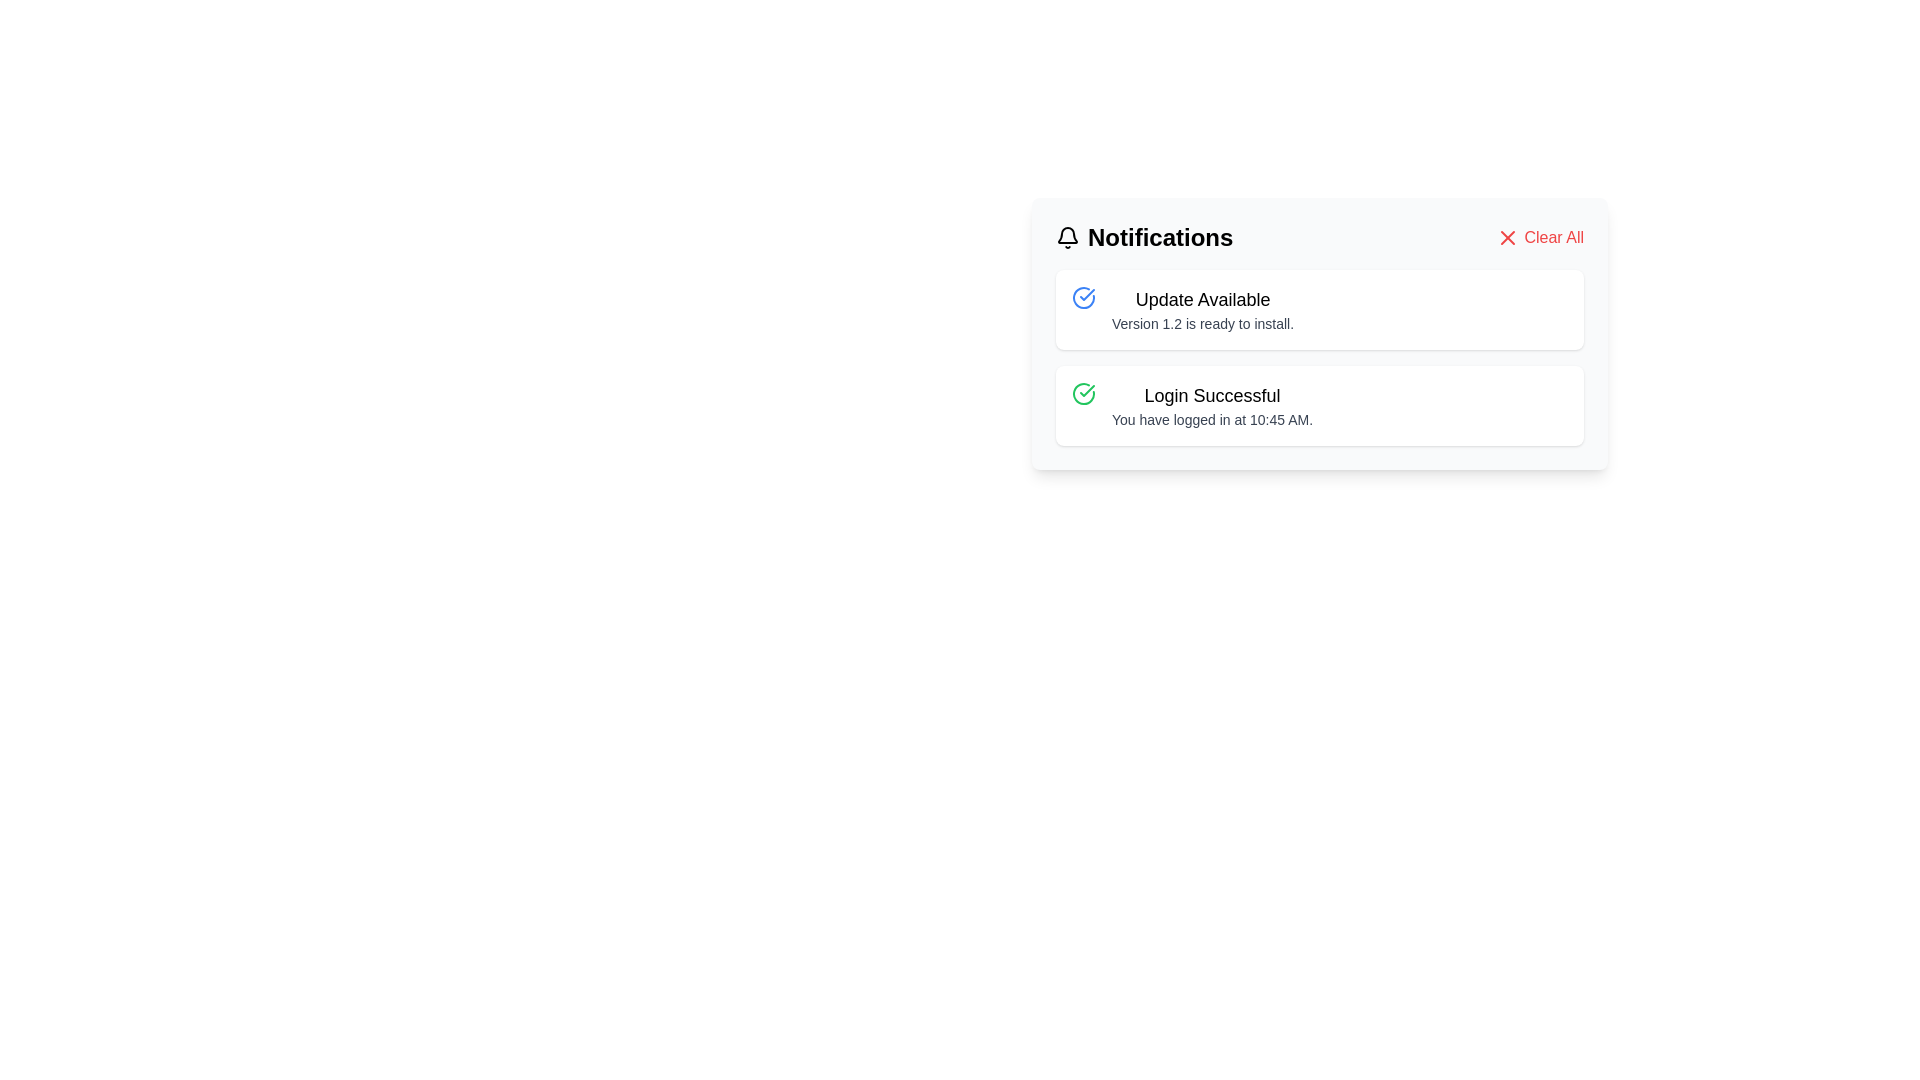  Describe the element at coordinates (1086, 294) in the screenshot. I see `the icon indicating a successful operation located to the left of the text 'Login Successful' in the second notification item under the 'Notifications' section` at that location.